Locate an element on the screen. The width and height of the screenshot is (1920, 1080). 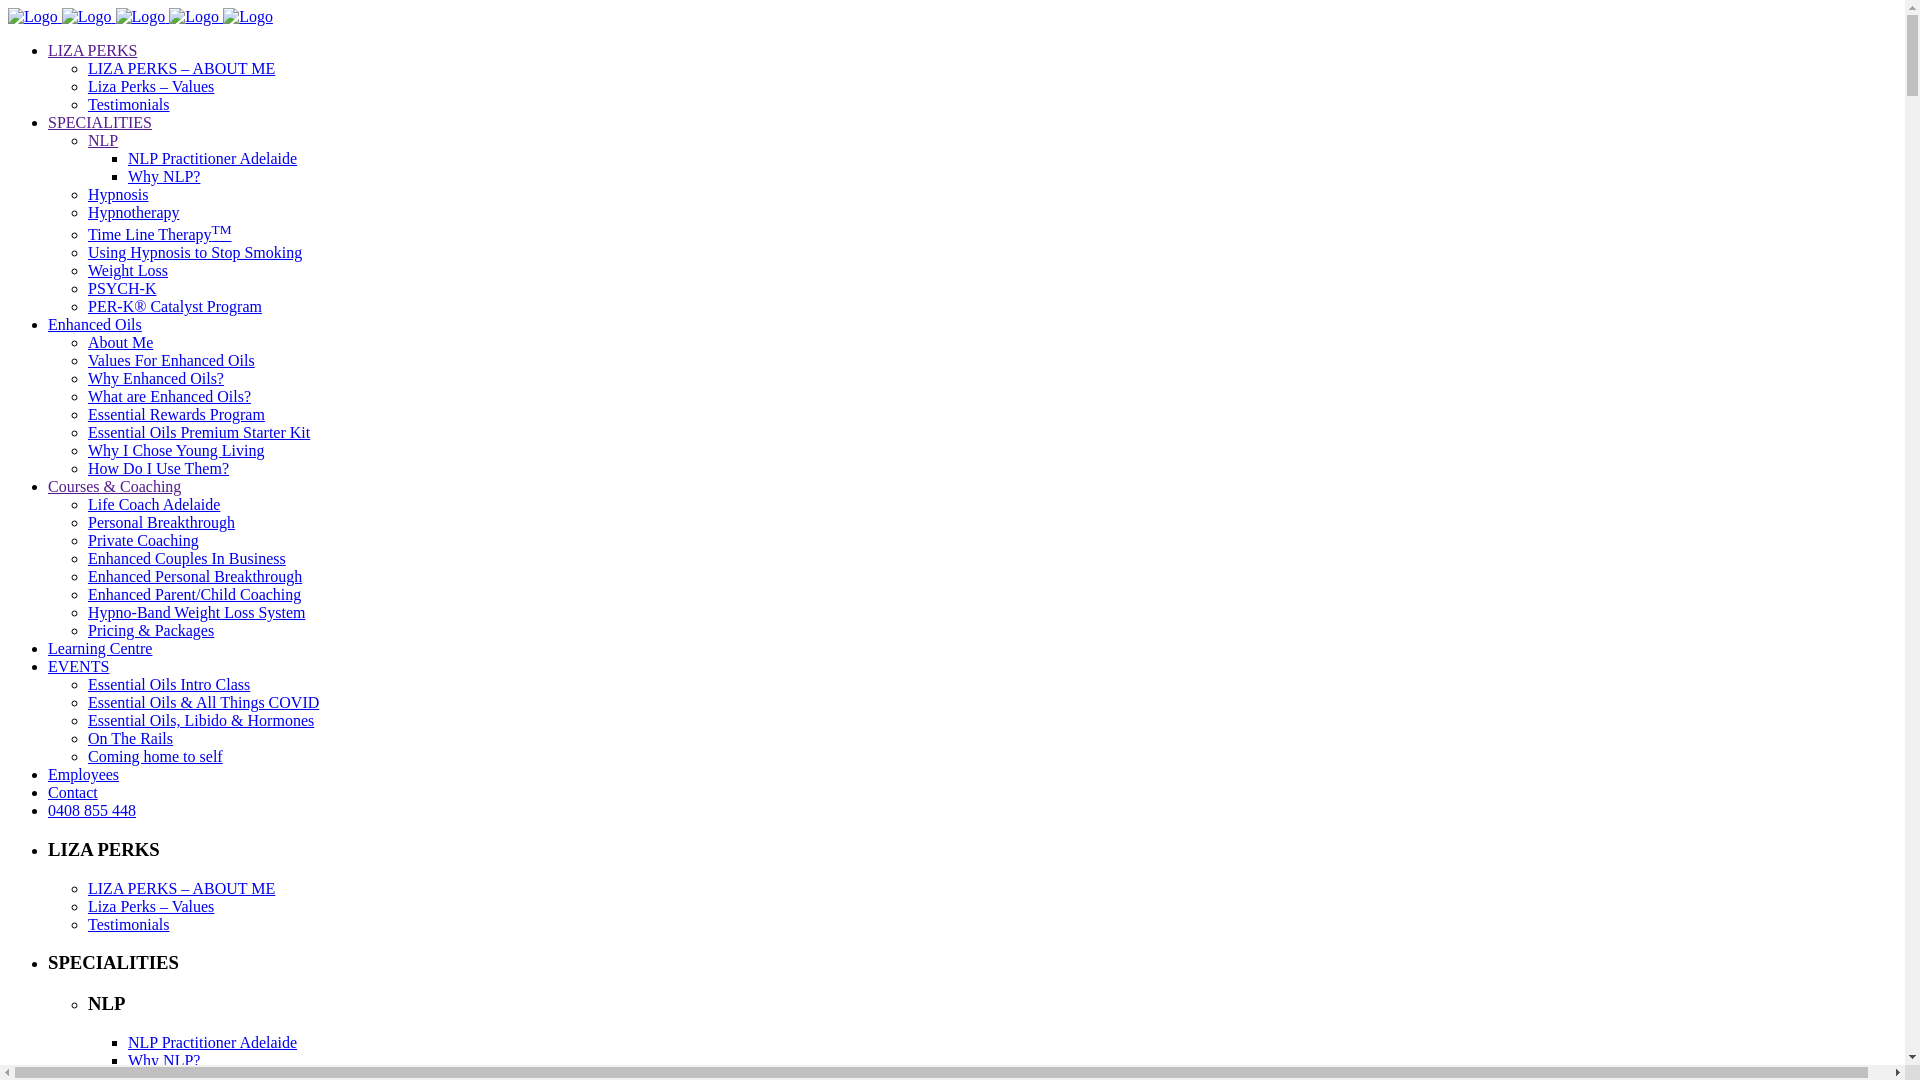
'Hypno-Band Weight Loss System' is located at coordinates (196, 611).